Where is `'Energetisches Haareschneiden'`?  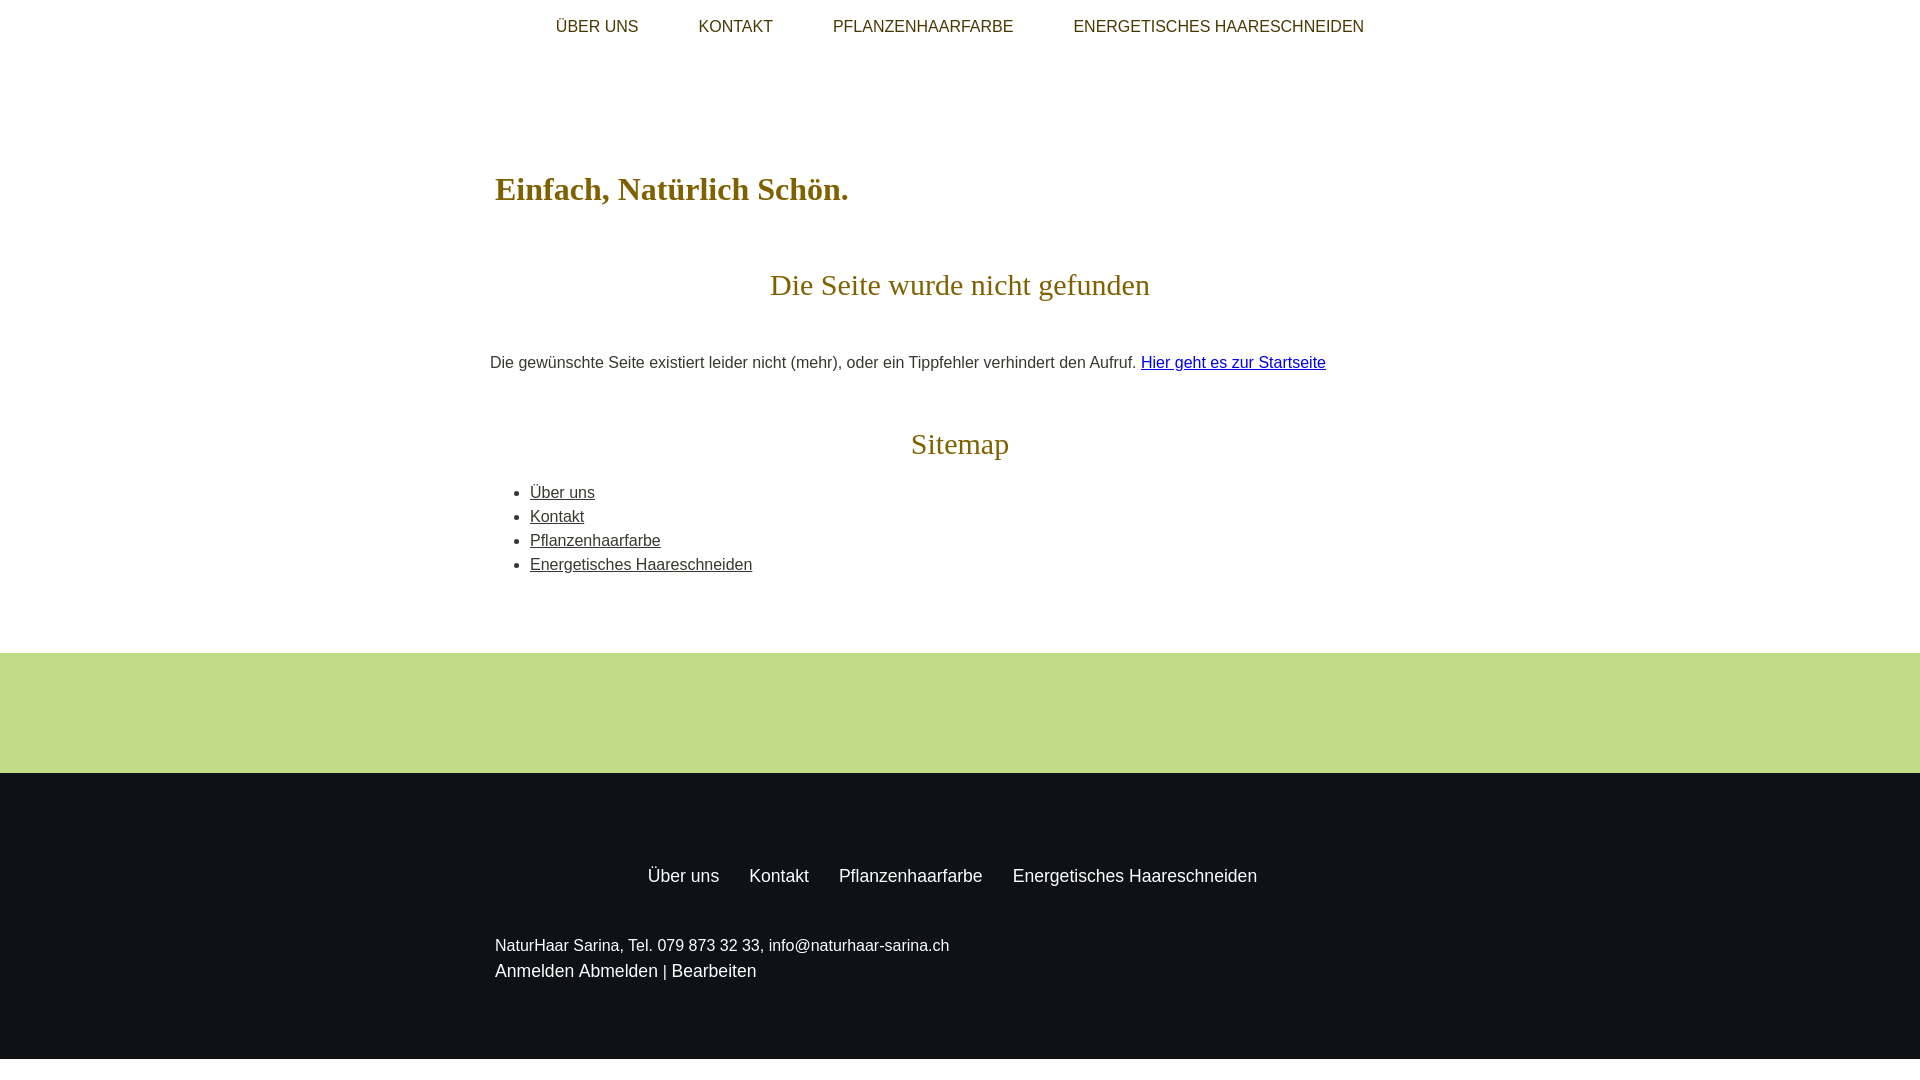 'Energetisches Haareschneiden' is located at coordinates (1135, 874).